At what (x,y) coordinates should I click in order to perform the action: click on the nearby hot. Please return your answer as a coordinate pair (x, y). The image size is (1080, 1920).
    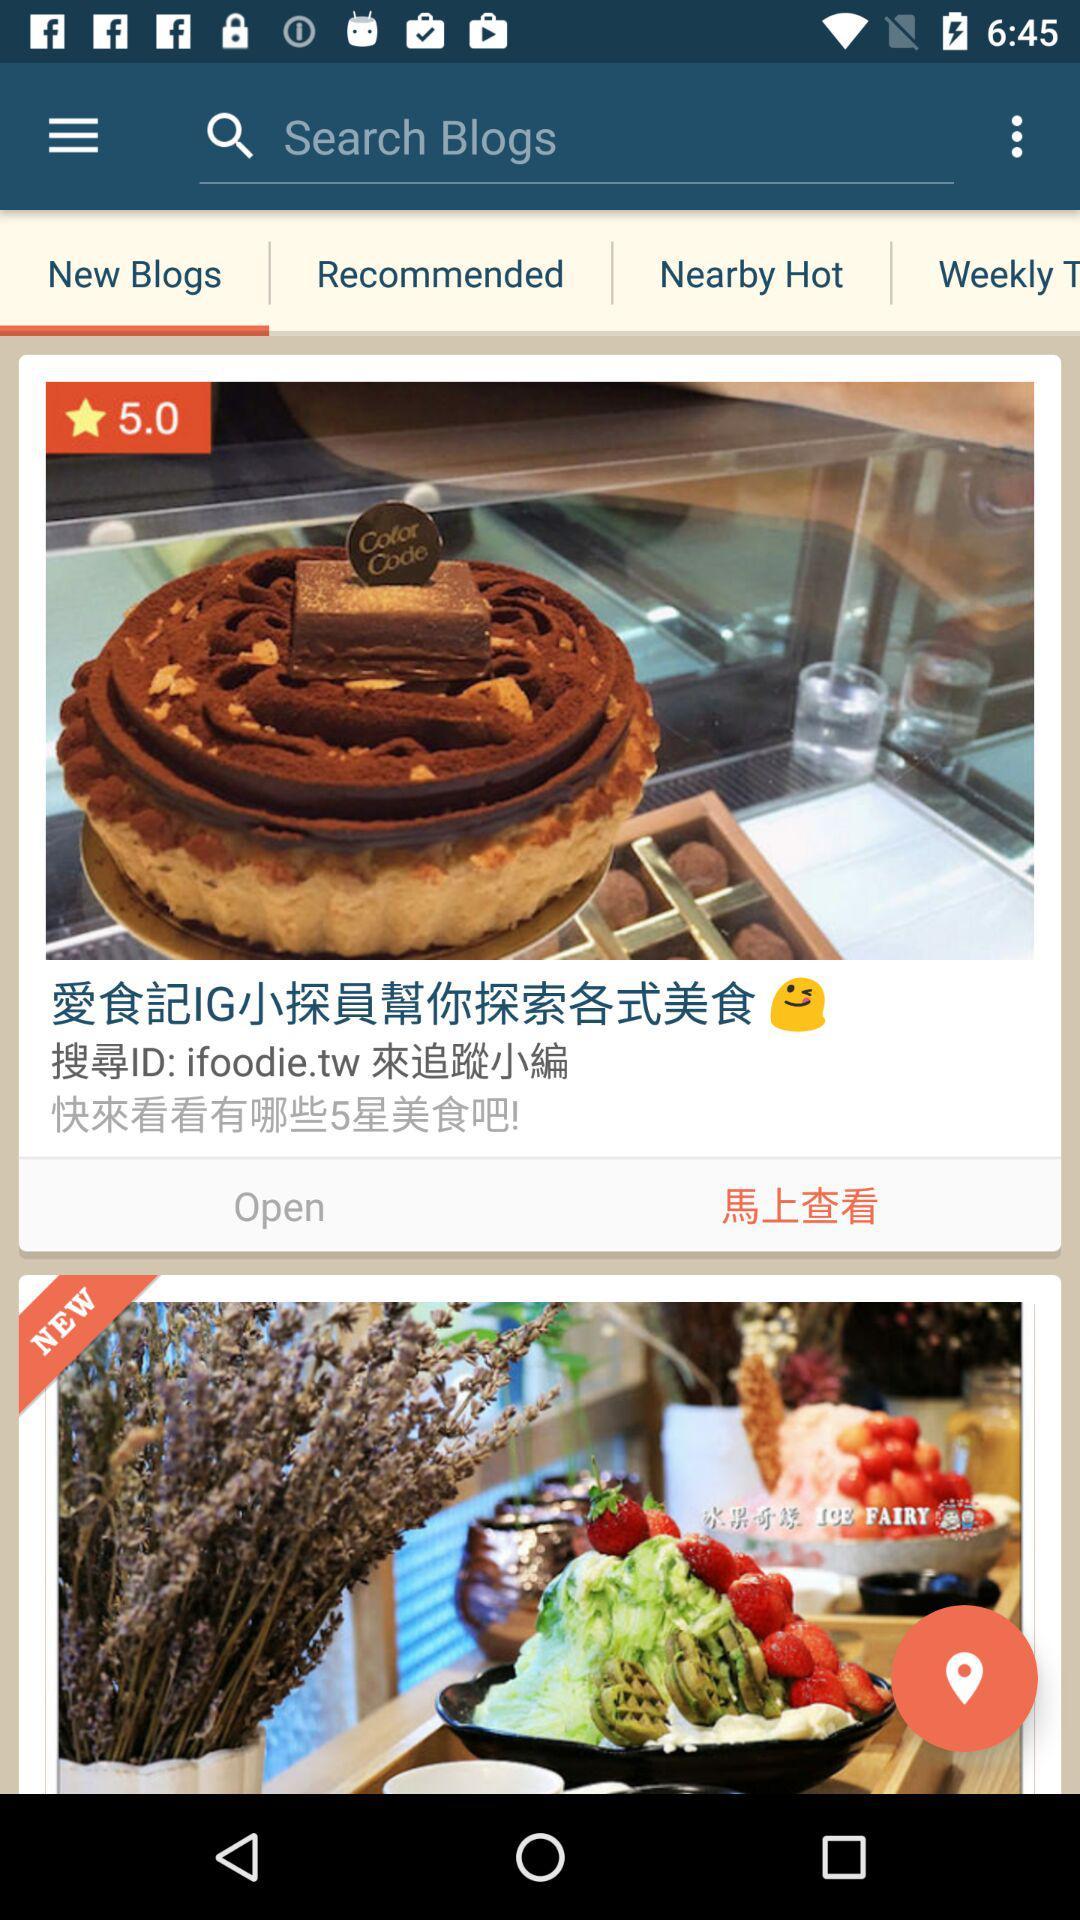
    Looking at the image, I should click on (751, 272).